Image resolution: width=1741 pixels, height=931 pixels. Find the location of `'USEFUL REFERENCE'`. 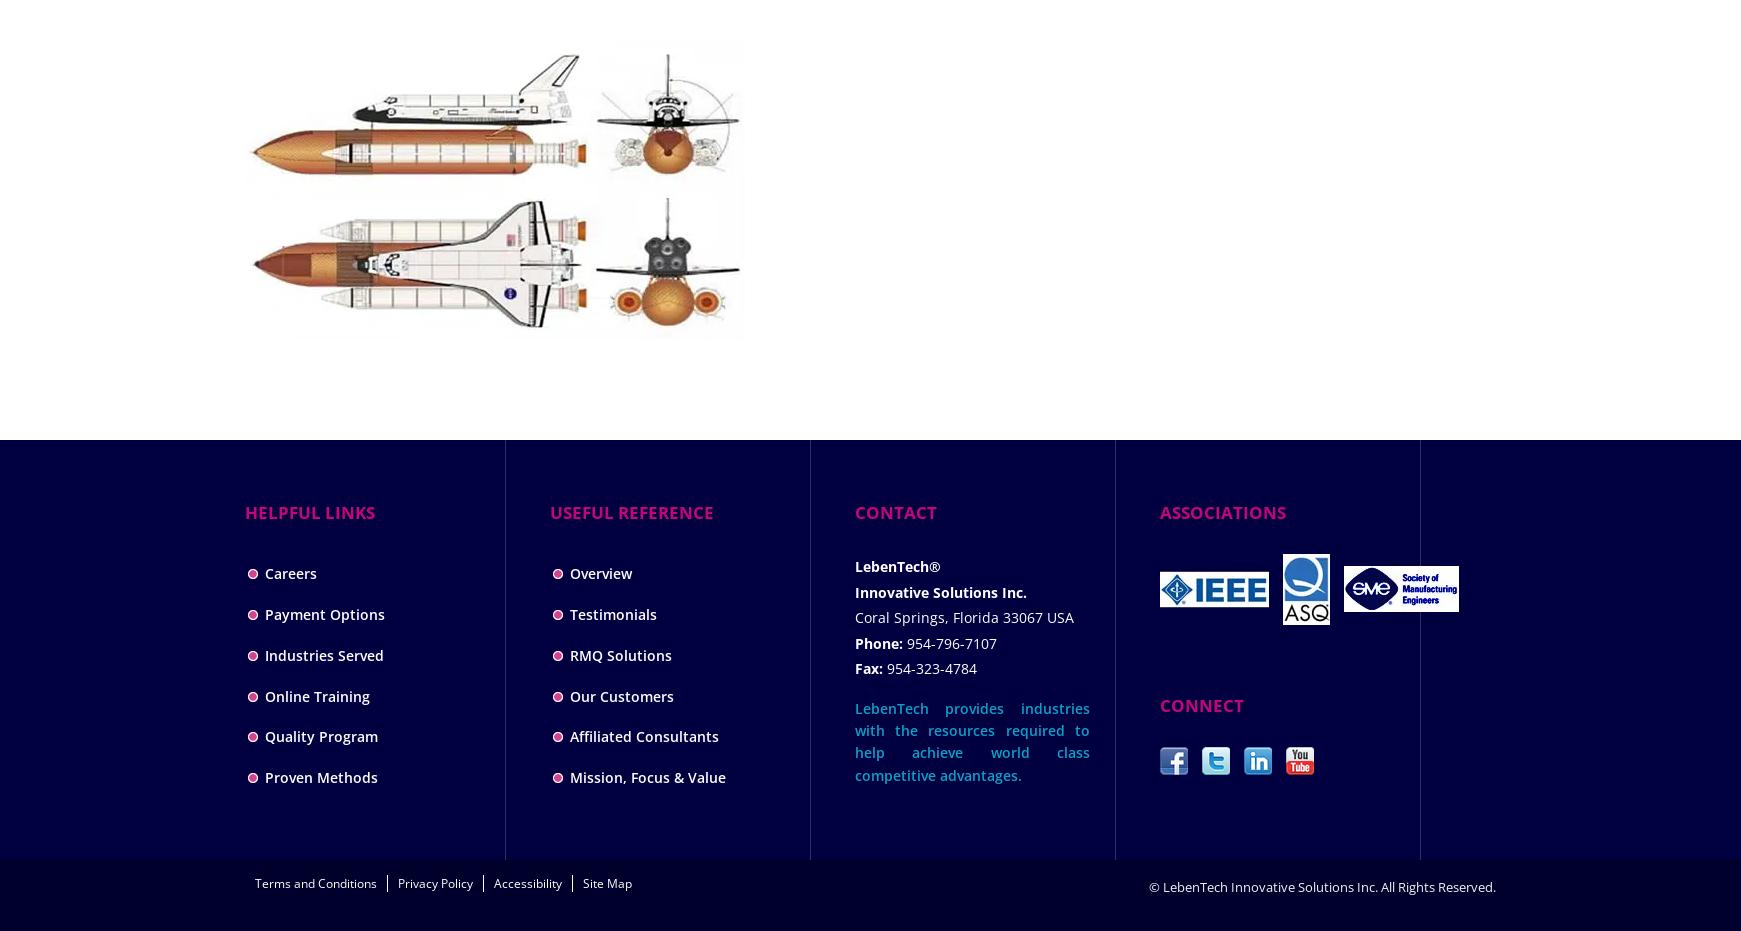

'USEFUL REFERENCE' is located at coordinates (548, 512).